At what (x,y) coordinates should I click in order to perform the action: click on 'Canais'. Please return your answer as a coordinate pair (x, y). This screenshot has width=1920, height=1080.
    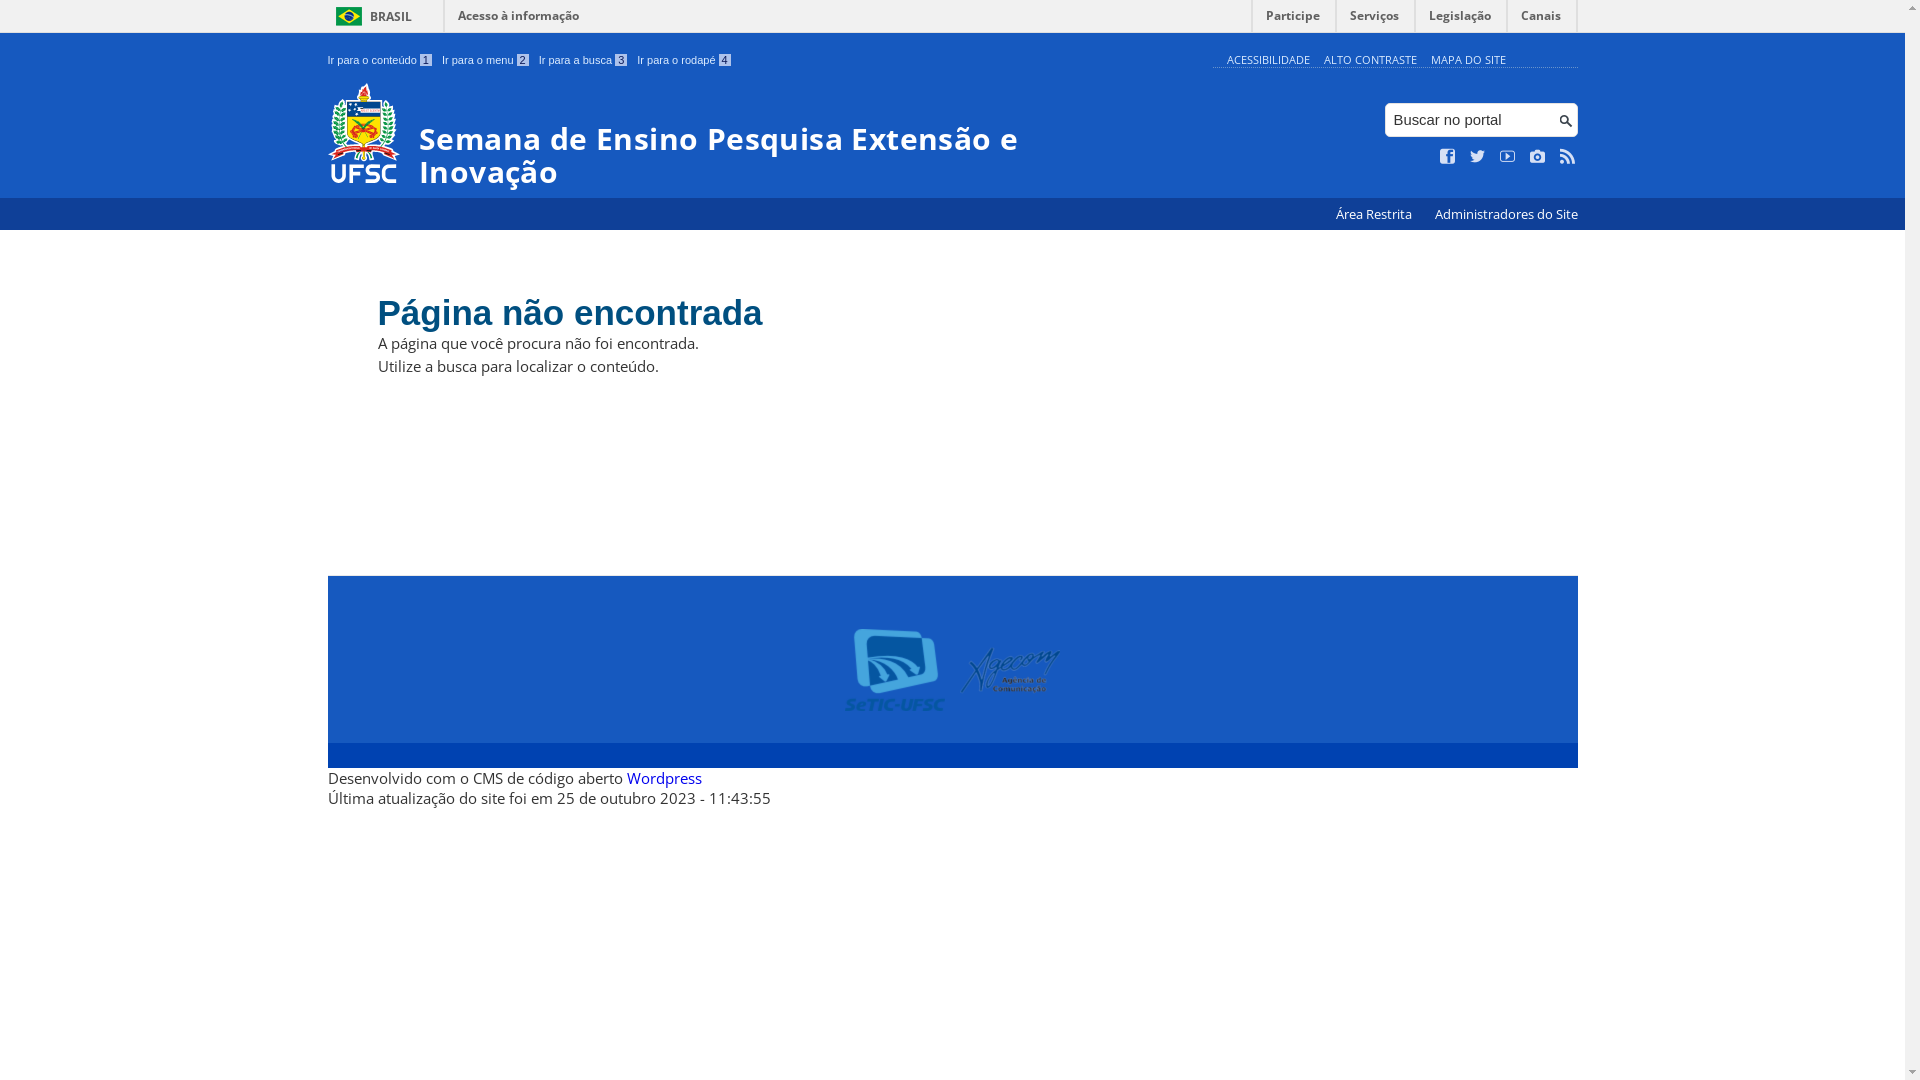
    Looking at the image, I should click on (1540, 20).